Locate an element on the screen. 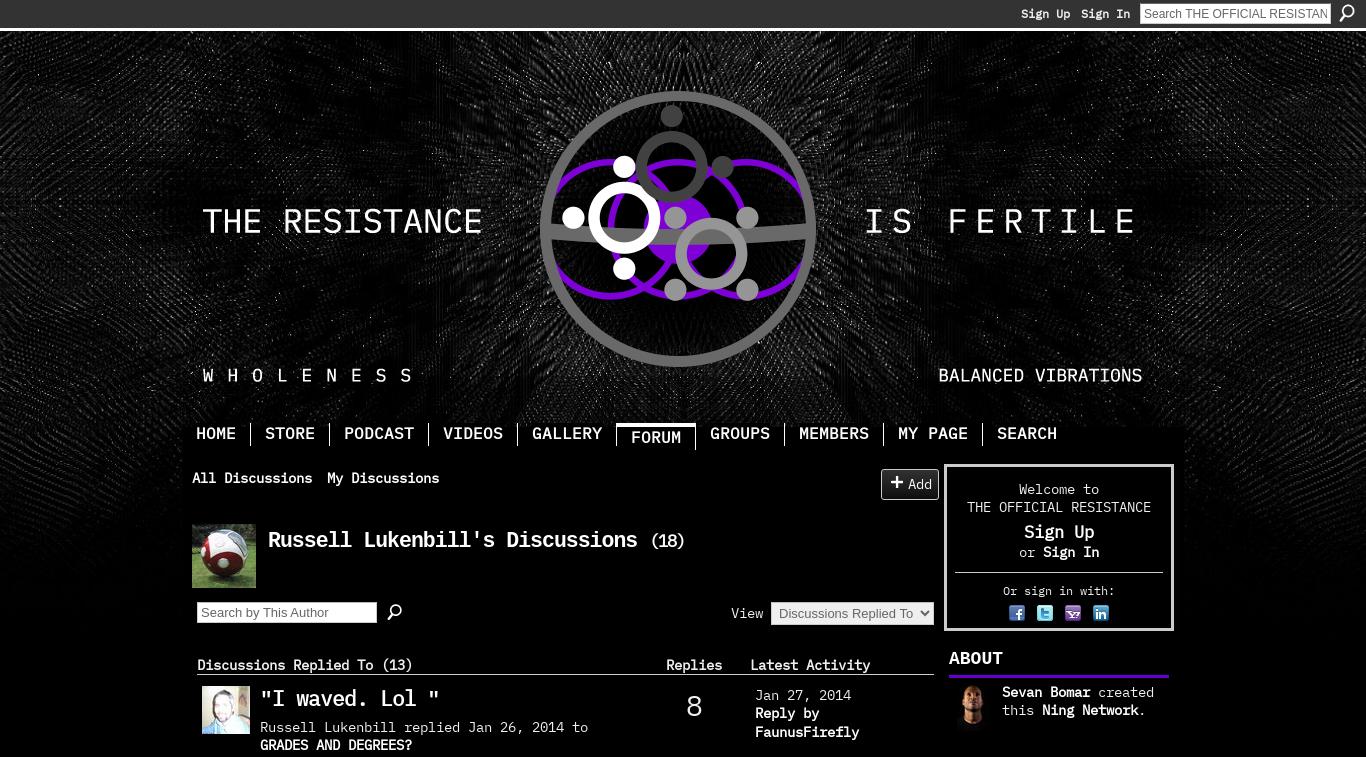 The width and height of the screenshot is (1366, 757). 'Ning Network' is located at coordinates (1089, 709).